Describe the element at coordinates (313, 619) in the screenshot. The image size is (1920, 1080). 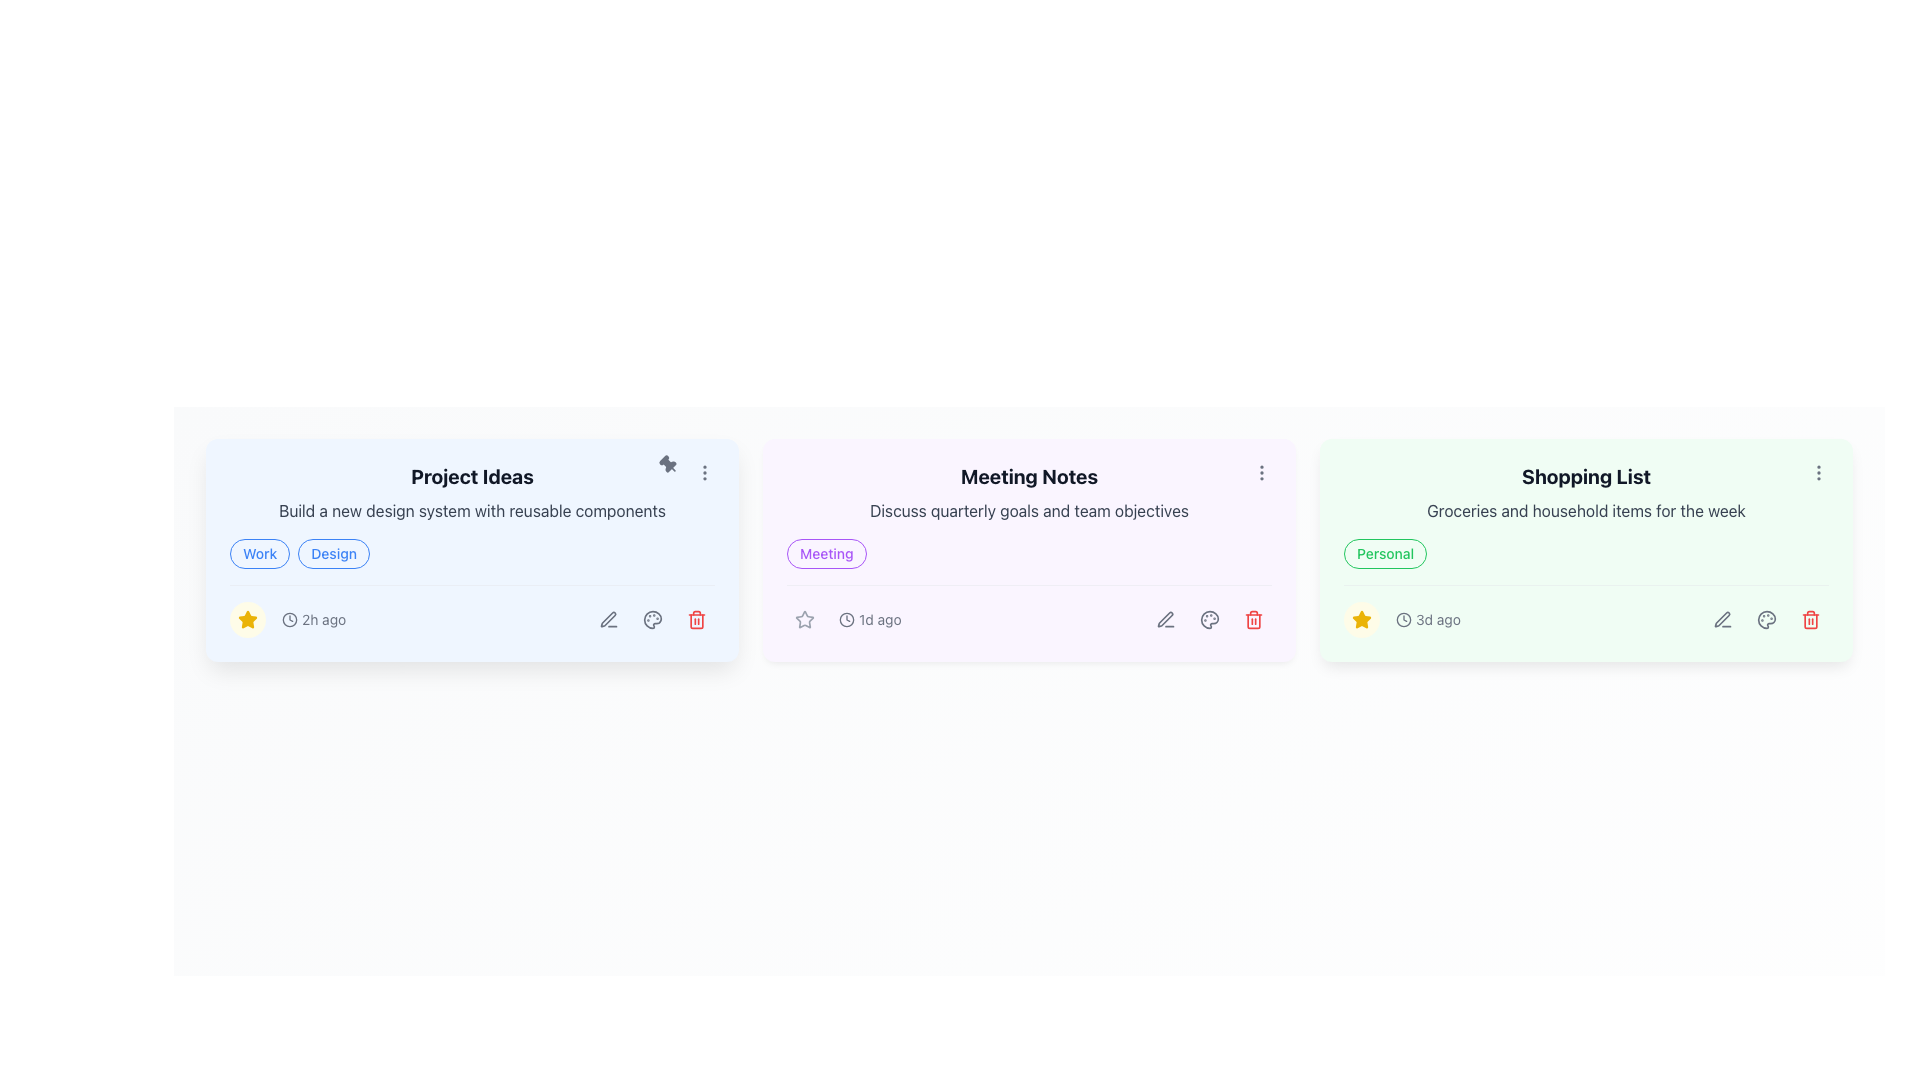
I see `the time indicator text reading '2h ago' accompanied by a clock icon, located at the bottom left section of the 'Project Ideas' card` at that location.